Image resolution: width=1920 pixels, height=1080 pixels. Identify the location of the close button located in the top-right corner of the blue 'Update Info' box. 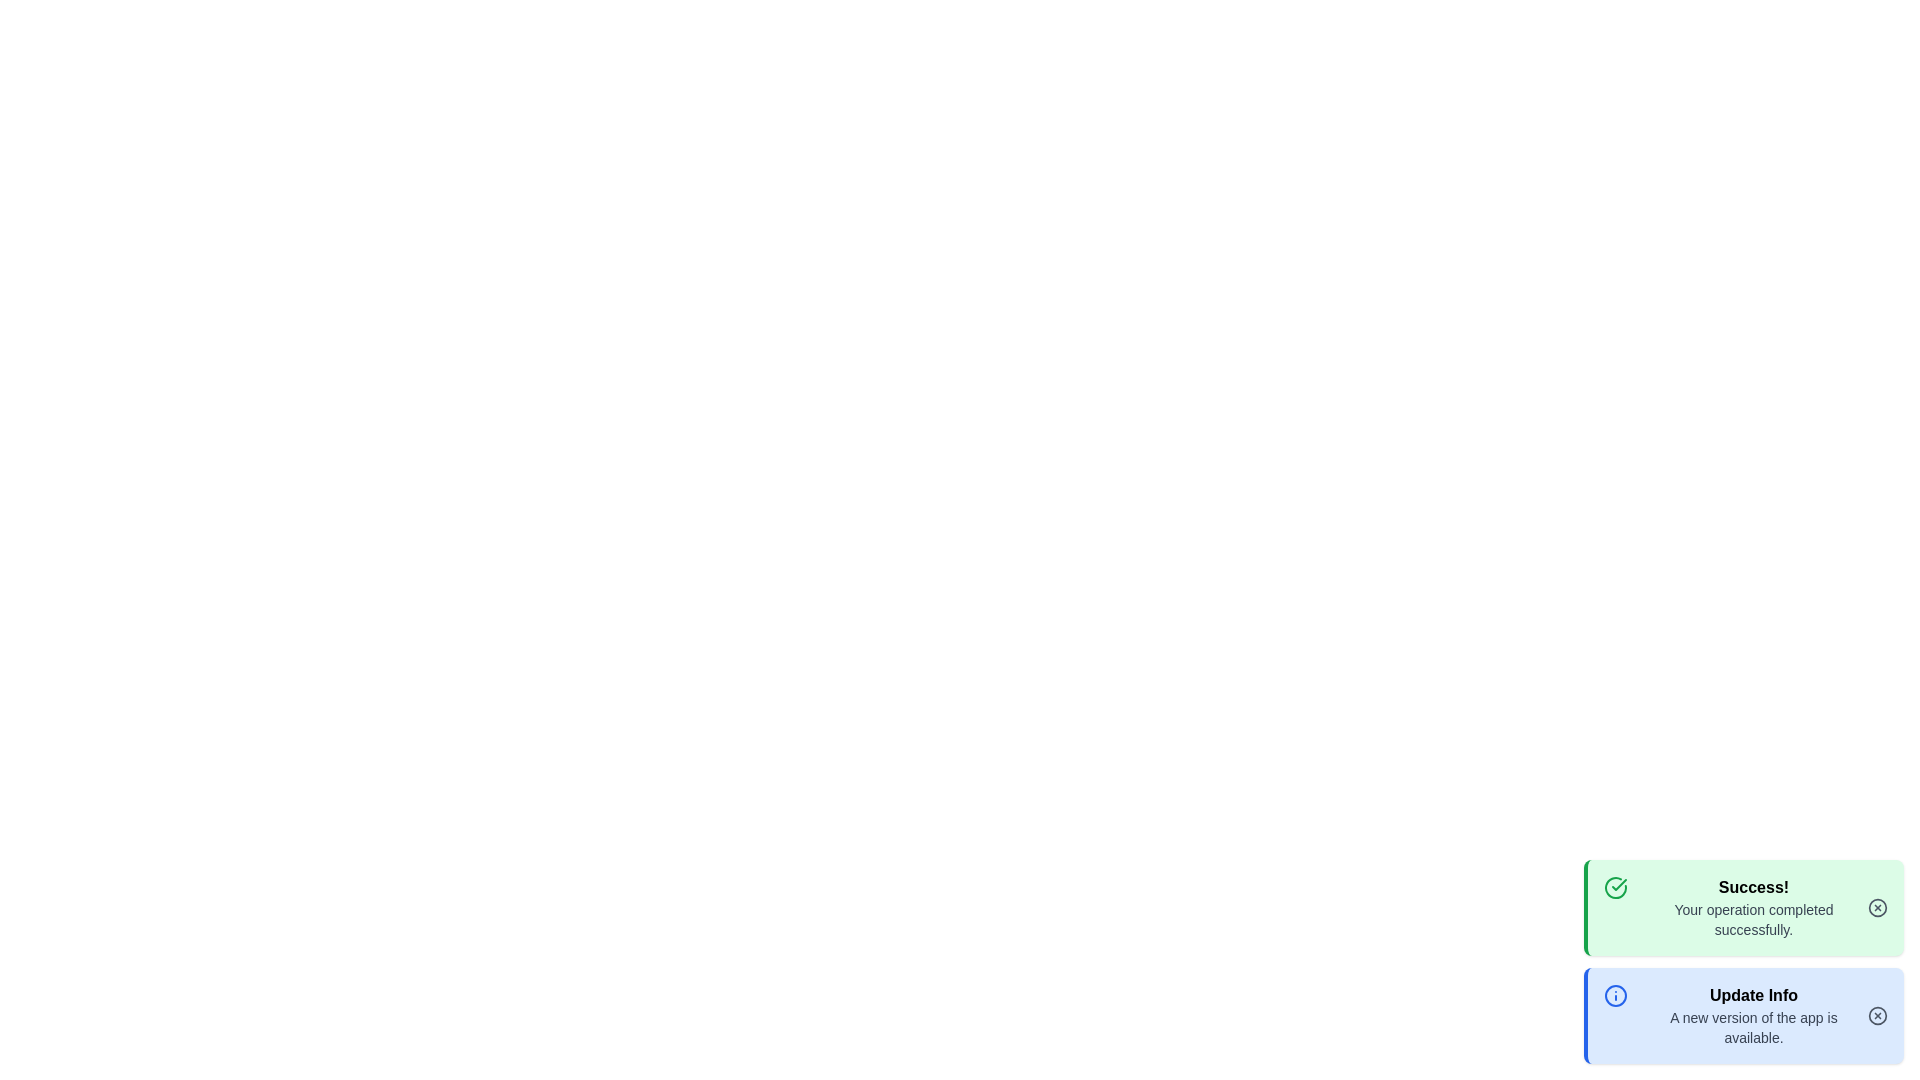
(1876, 1015).